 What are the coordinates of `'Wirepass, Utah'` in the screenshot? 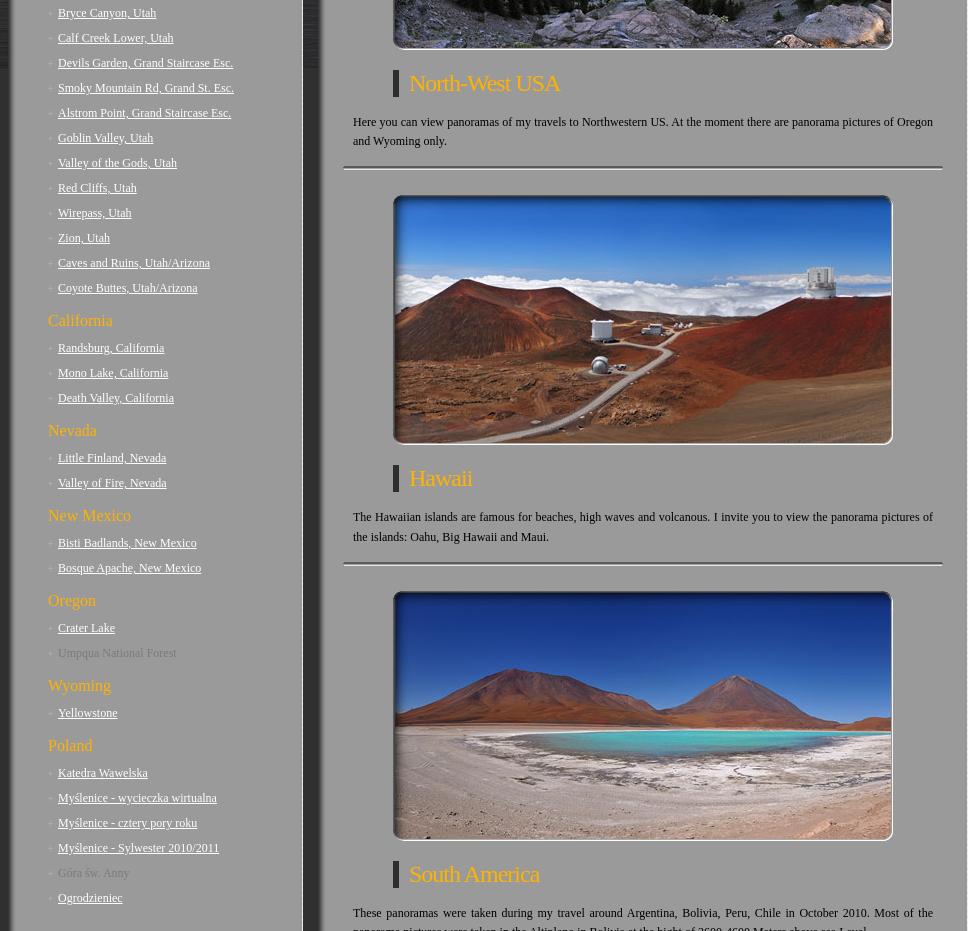 It's located at (94, 213).